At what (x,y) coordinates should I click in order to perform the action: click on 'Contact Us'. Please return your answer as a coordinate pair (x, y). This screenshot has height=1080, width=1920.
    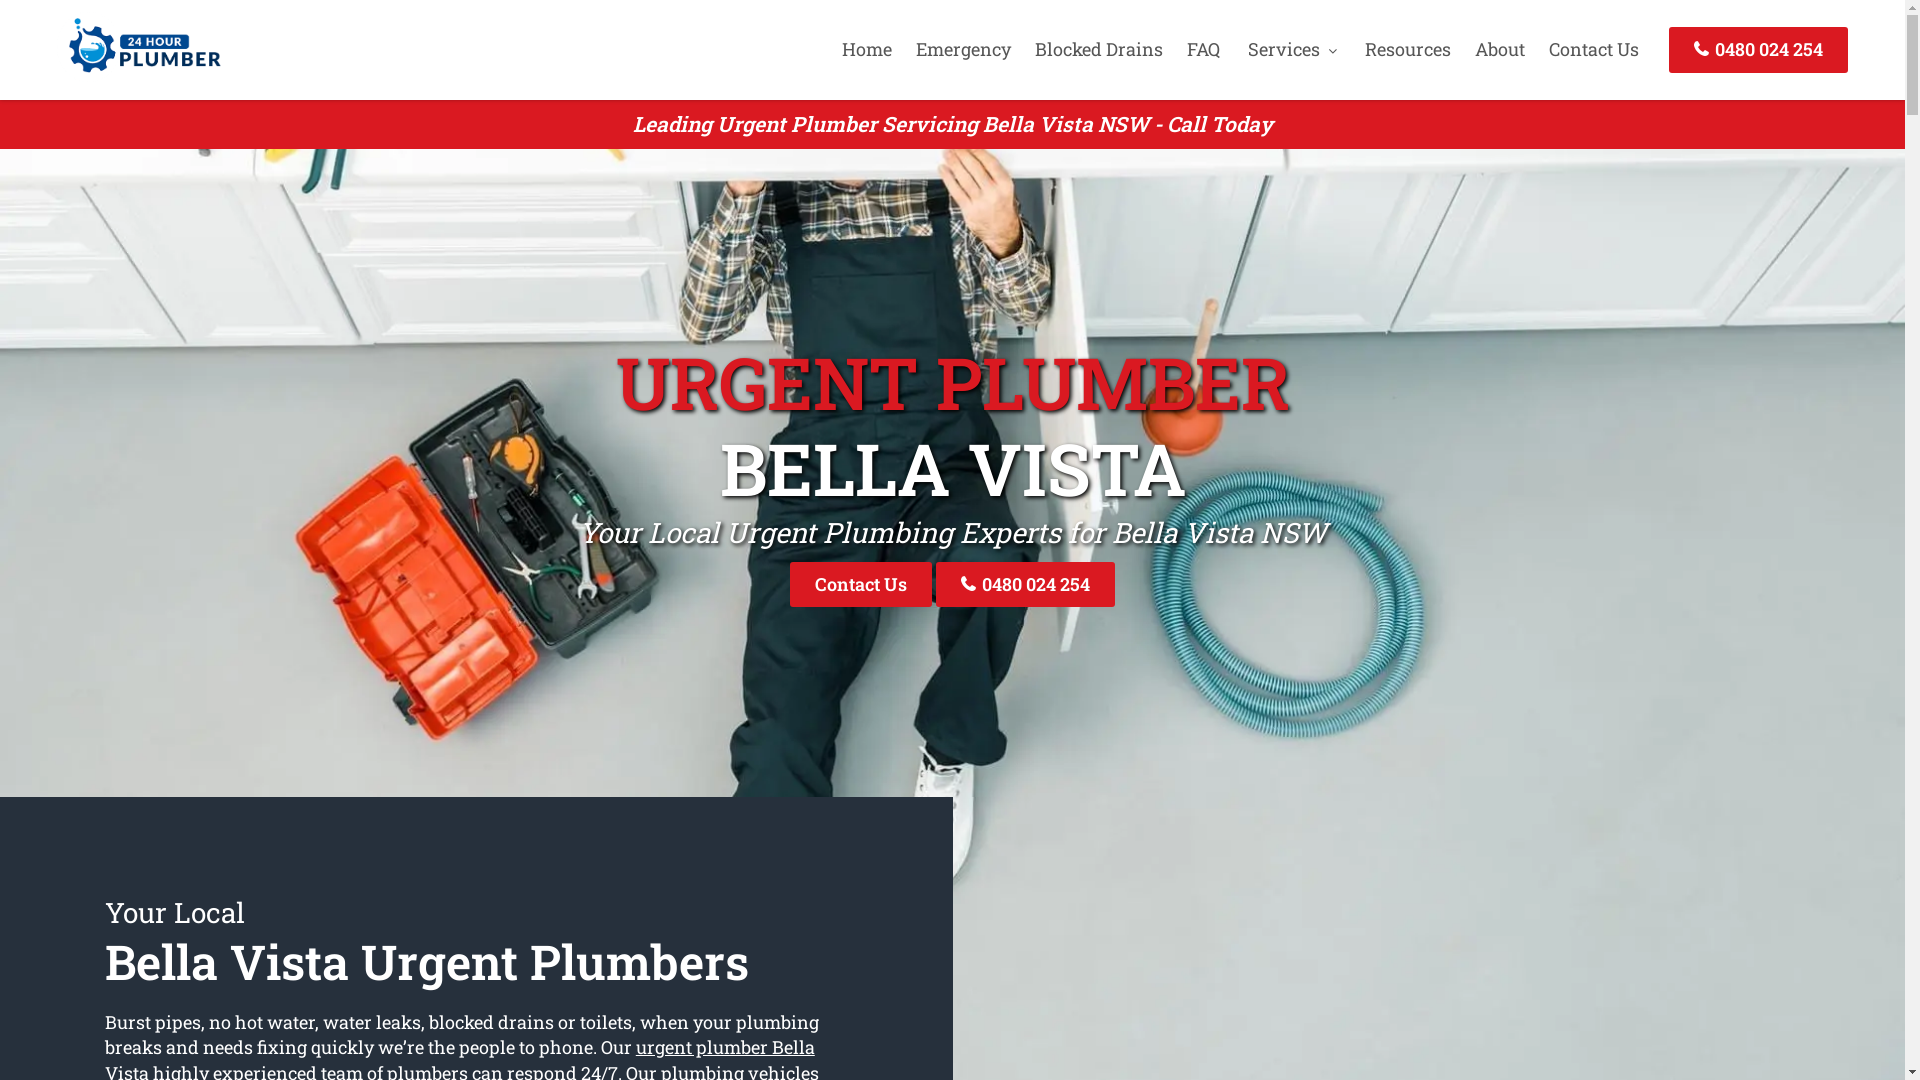
    Looking at the image, I should click on (789, 584).